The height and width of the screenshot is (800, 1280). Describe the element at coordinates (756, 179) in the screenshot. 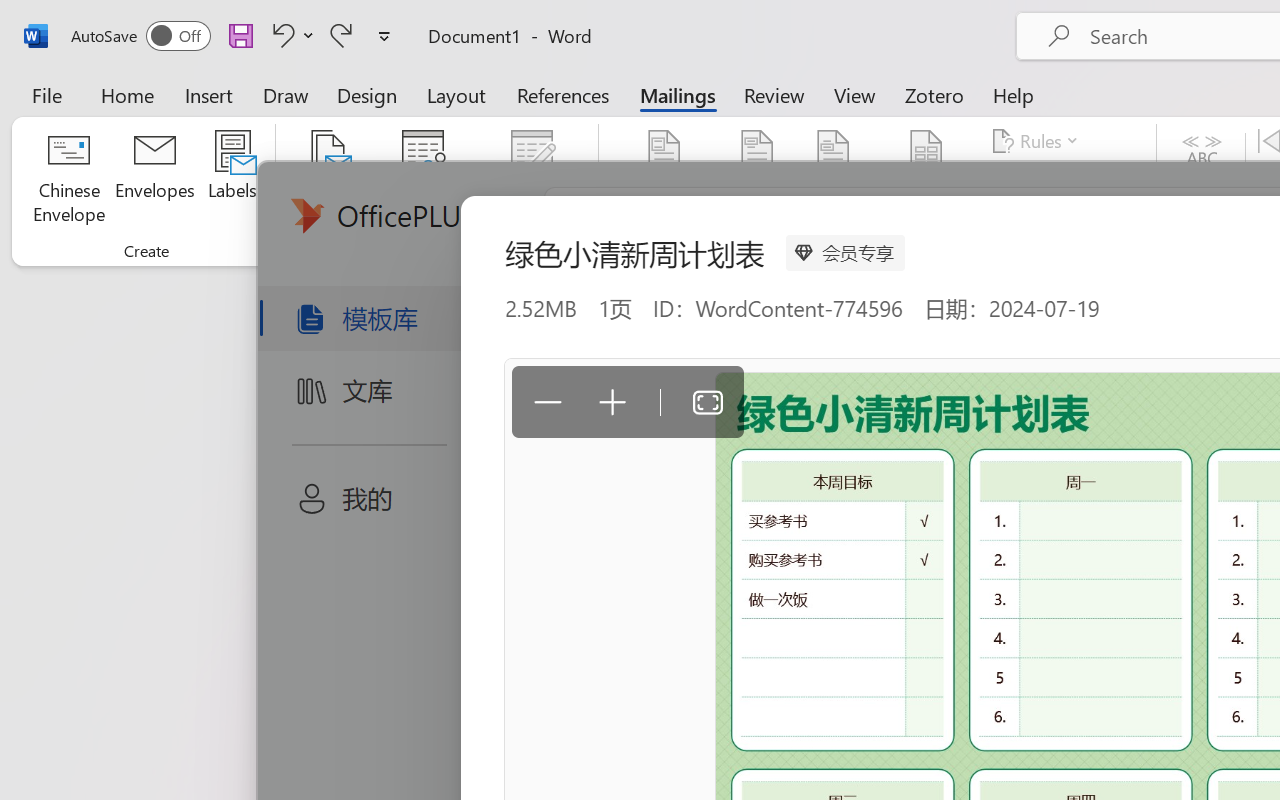

I see `'Address Block...'` at that location.